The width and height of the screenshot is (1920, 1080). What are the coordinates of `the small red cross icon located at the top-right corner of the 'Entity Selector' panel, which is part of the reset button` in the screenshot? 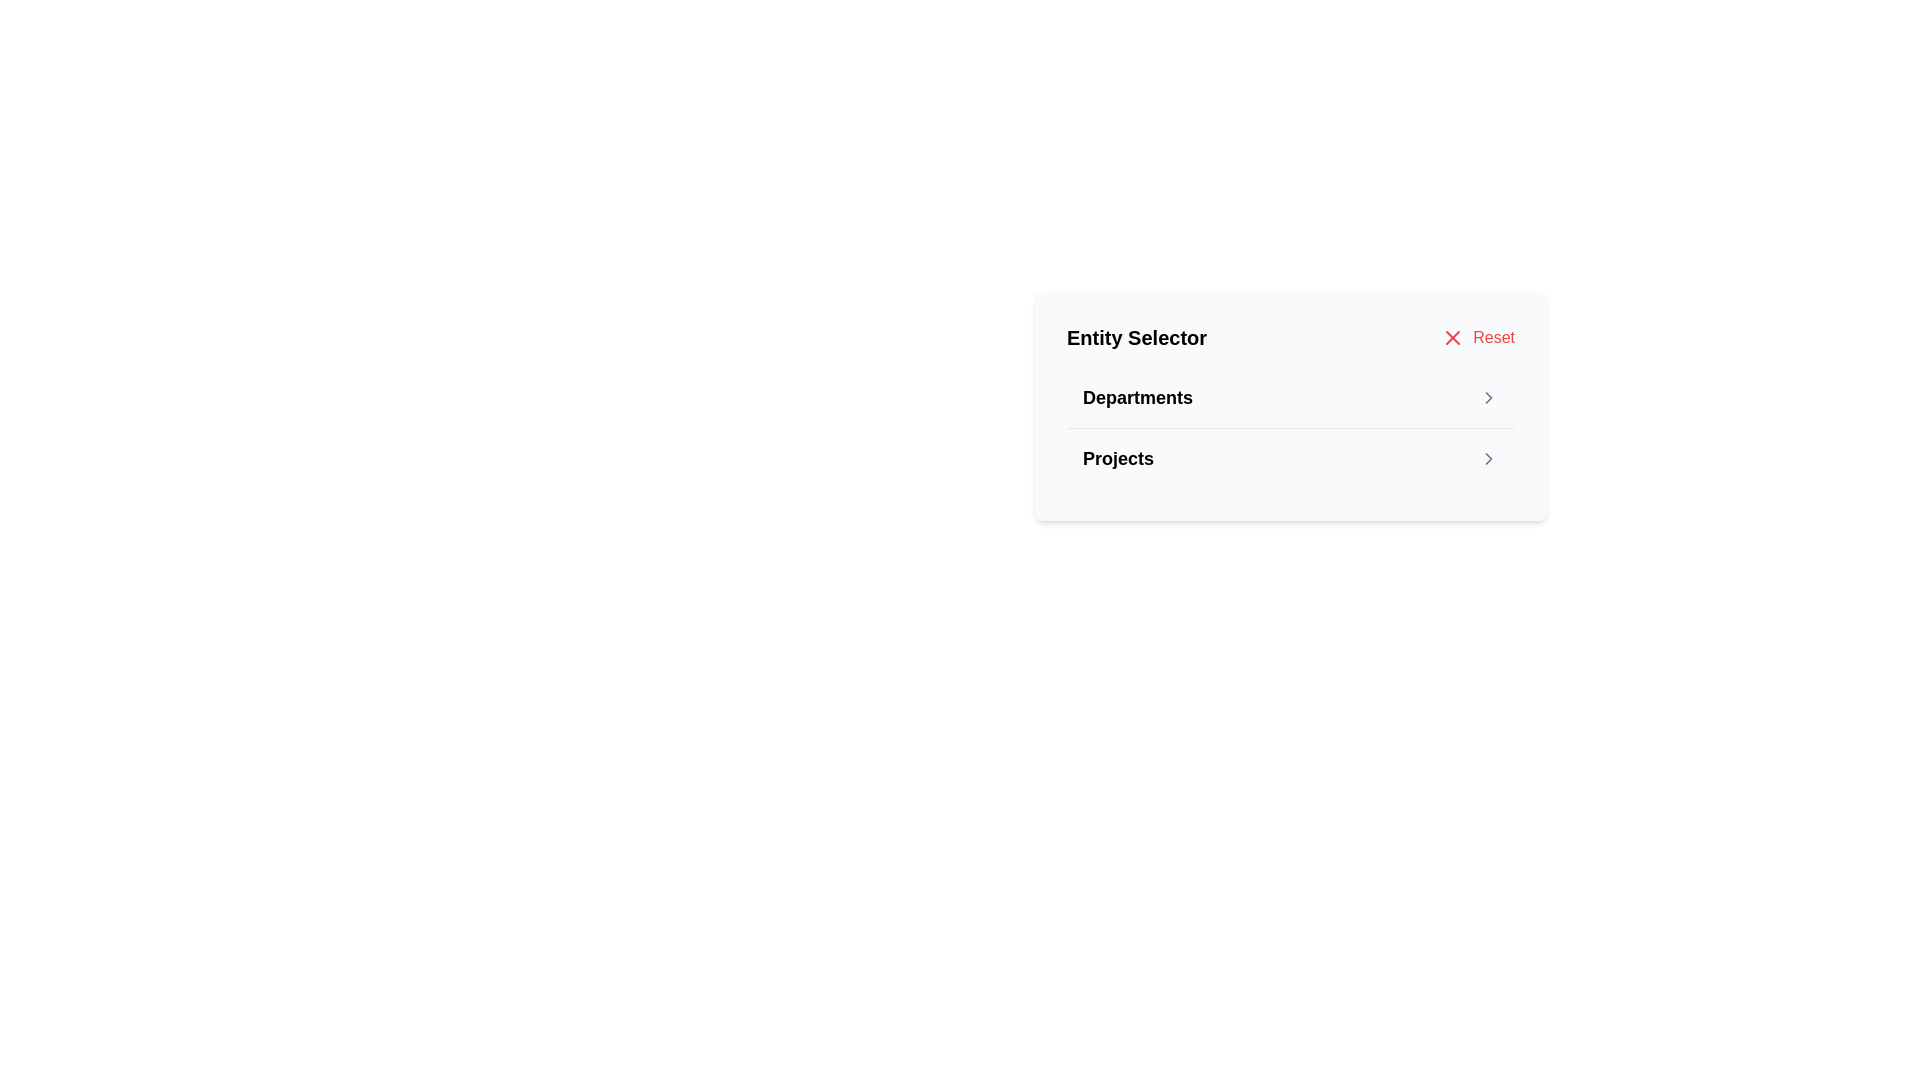 It's located at (1453, 337).